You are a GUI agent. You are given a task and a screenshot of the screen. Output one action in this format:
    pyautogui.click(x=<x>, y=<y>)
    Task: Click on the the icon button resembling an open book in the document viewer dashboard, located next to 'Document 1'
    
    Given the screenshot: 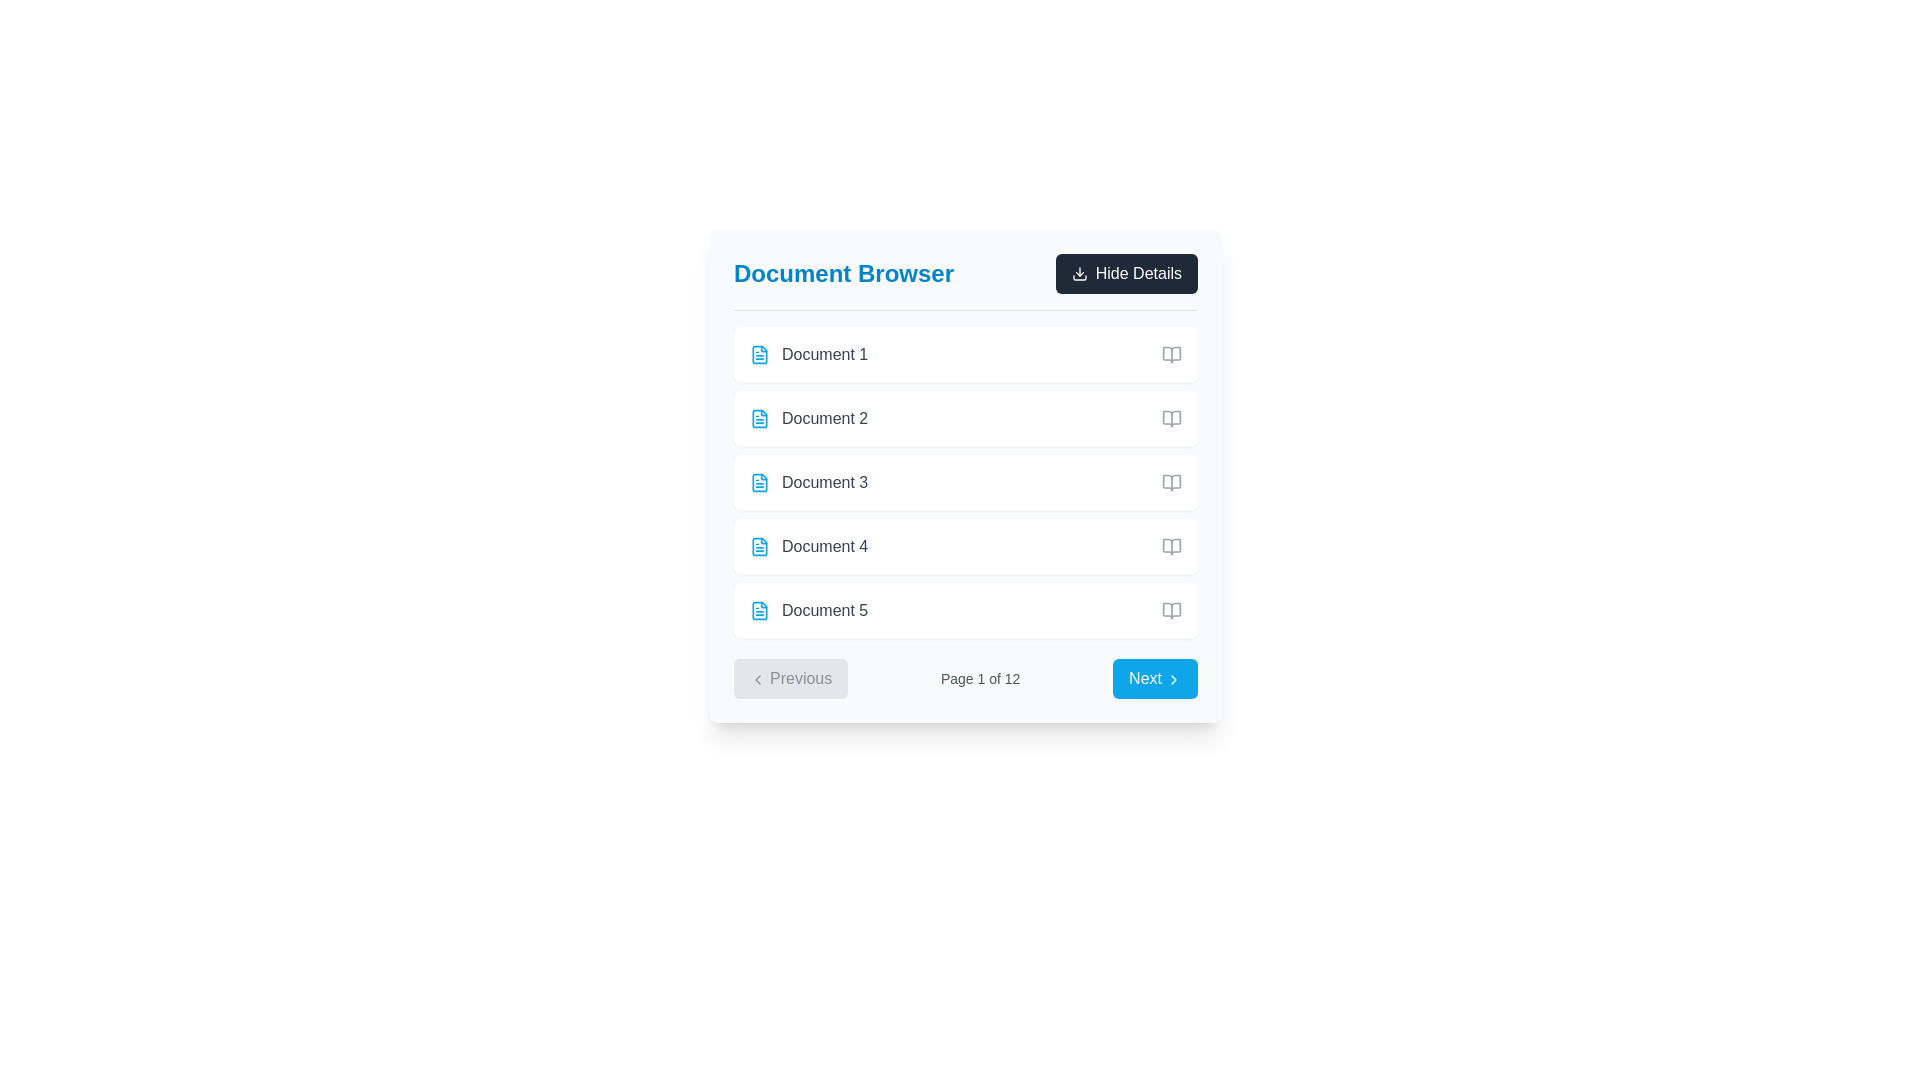 What is the action you would take?
    pyautogui.click(x=1171, y=353)
    